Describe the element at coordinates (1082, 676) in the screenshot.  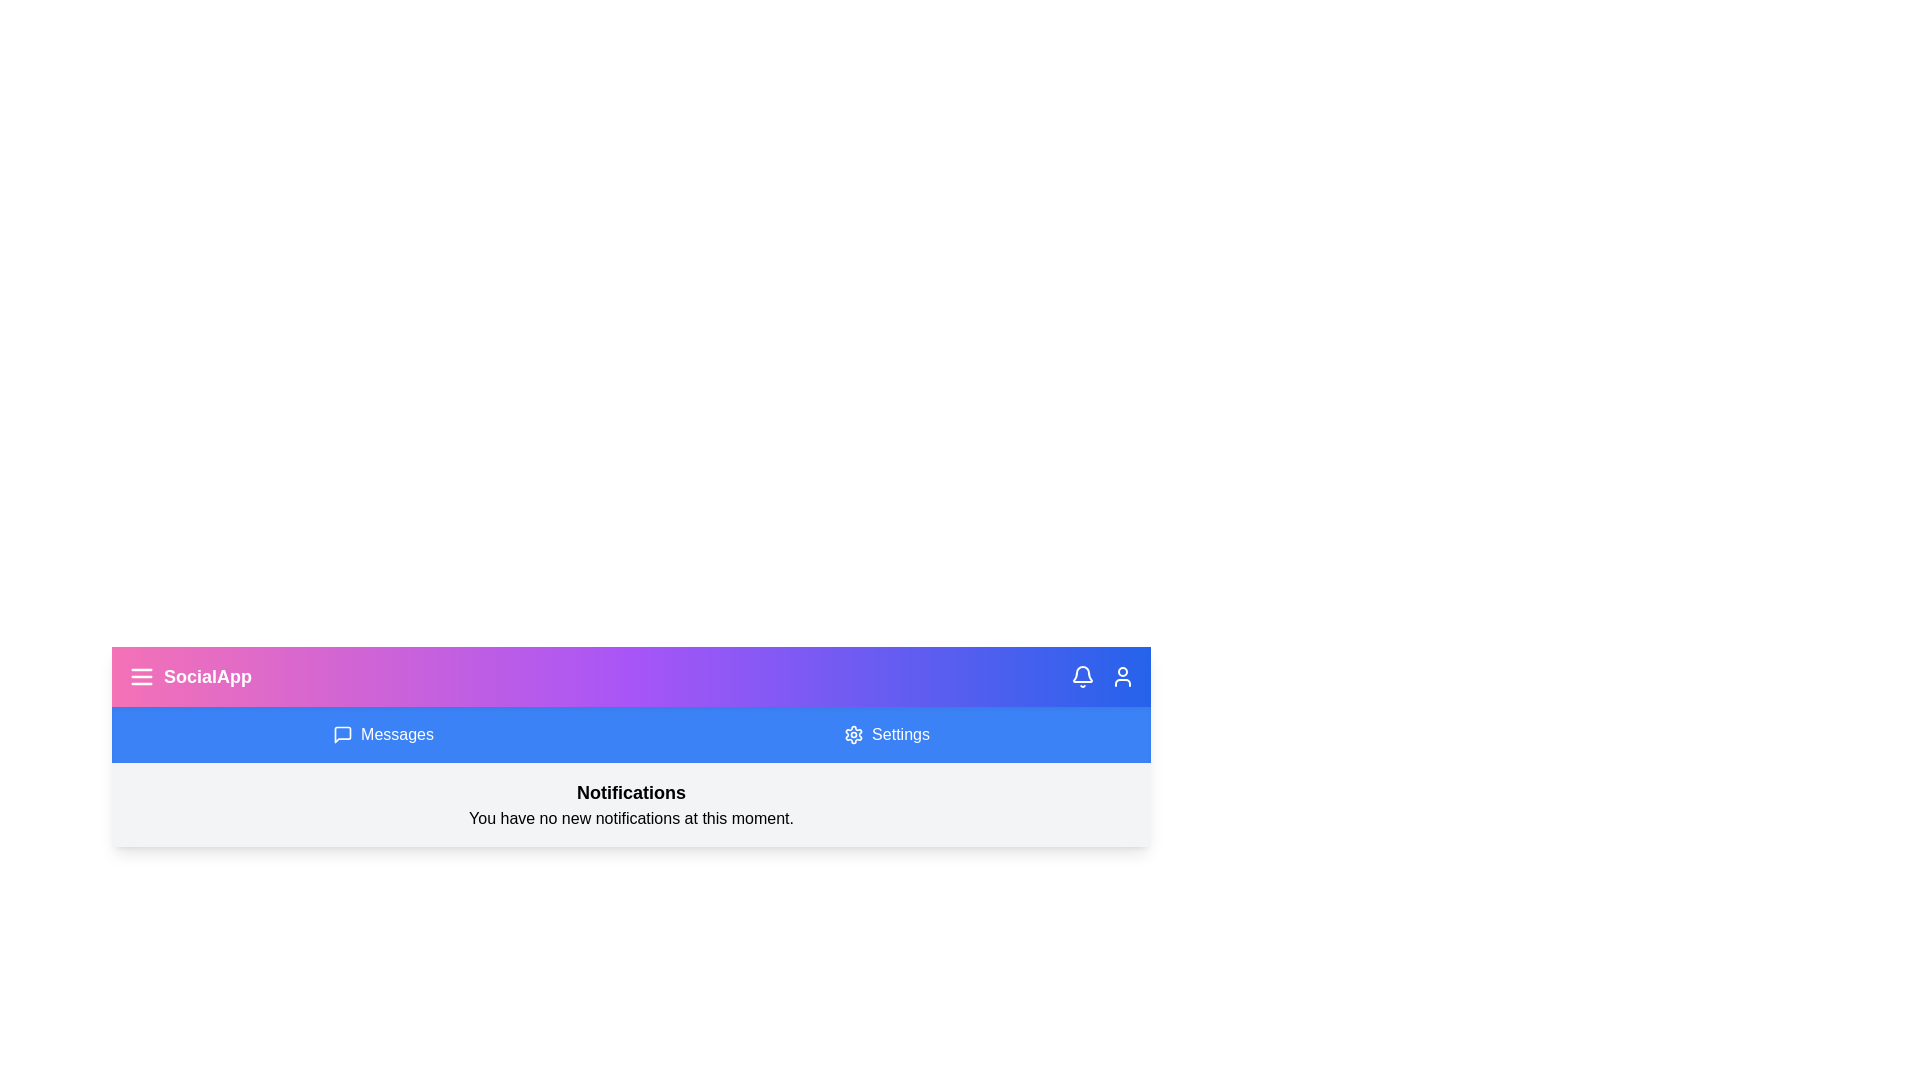
I see `the bell icon to toggle the notifications panel visibility` at that location.